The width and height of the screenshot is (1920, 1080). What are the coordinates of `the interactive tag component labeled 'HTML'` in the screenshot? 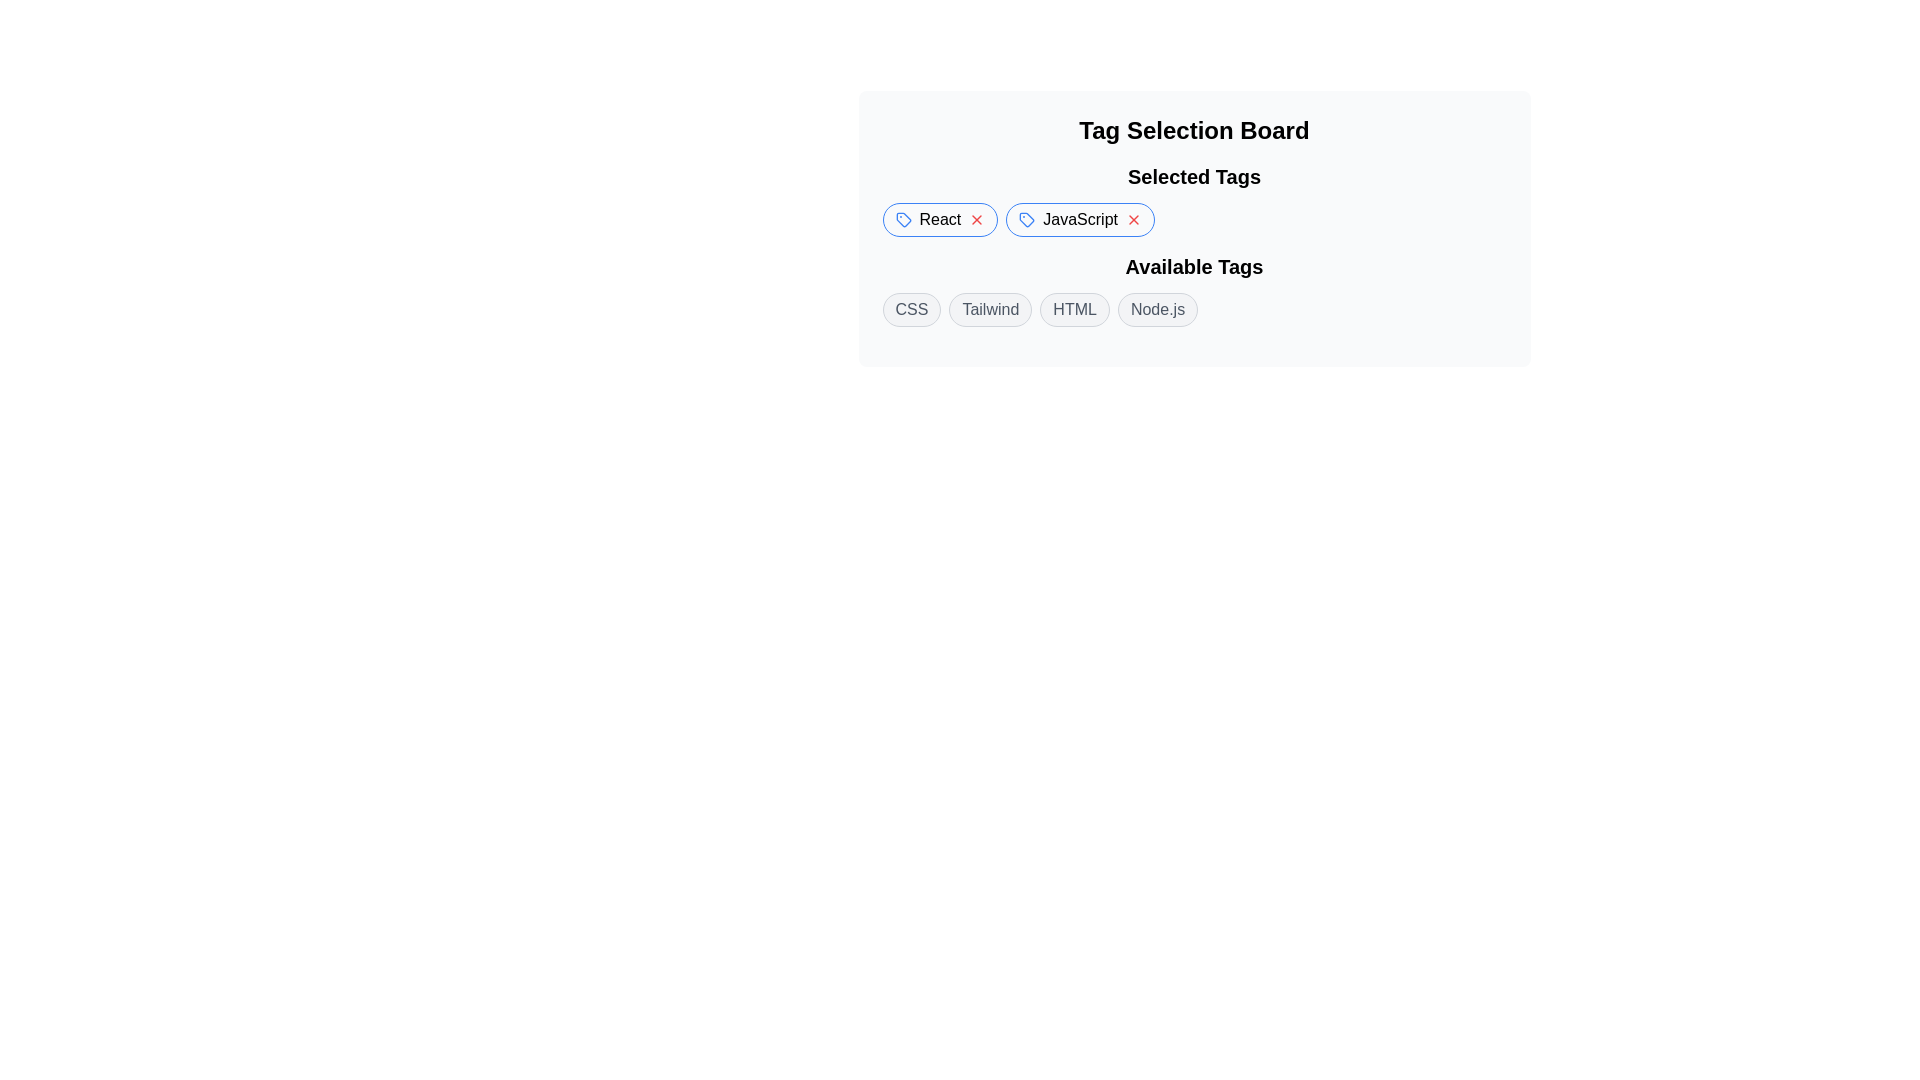 It's located at (1074, 309).